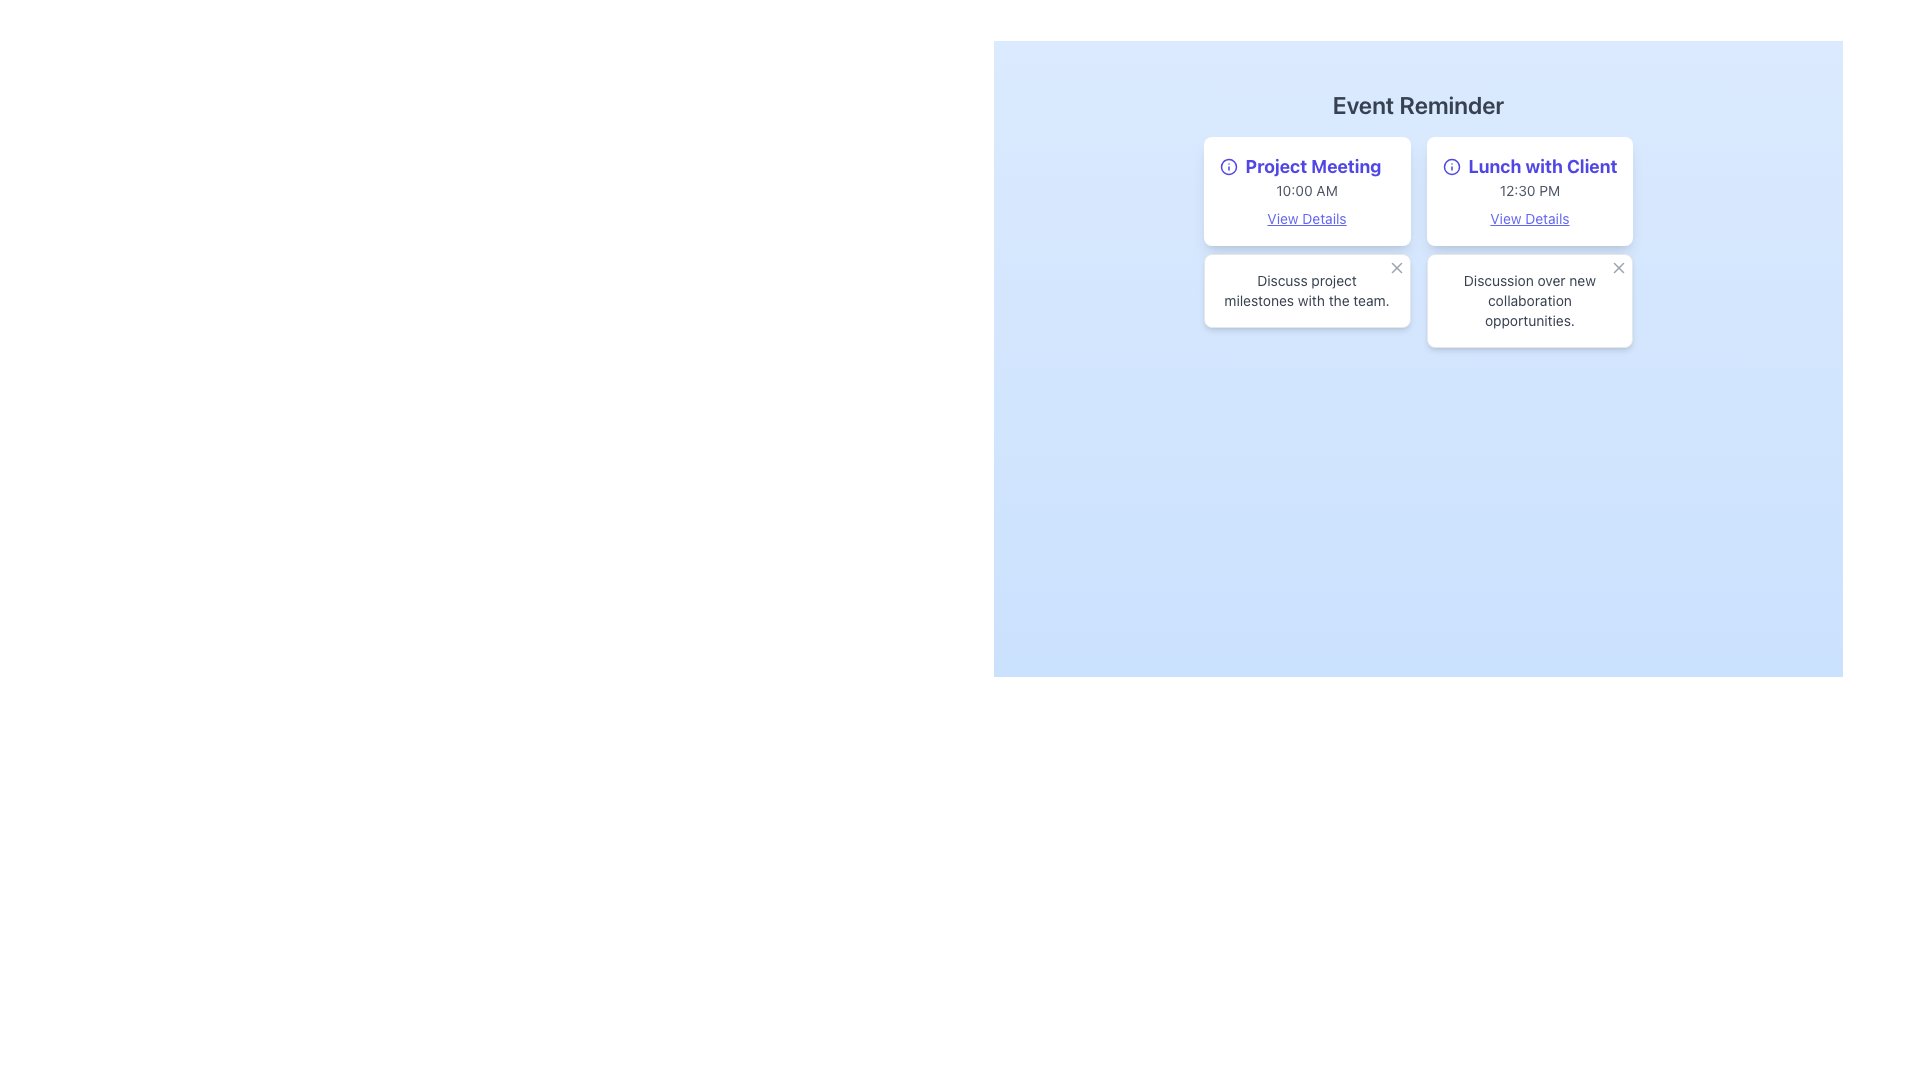  What do you see at coordinates (1417, 104) in the screenshot?
I see `prominent header text 'Event Reminder' which is centrally aligned at the top of the interface` at bounding box center [1417, 104].